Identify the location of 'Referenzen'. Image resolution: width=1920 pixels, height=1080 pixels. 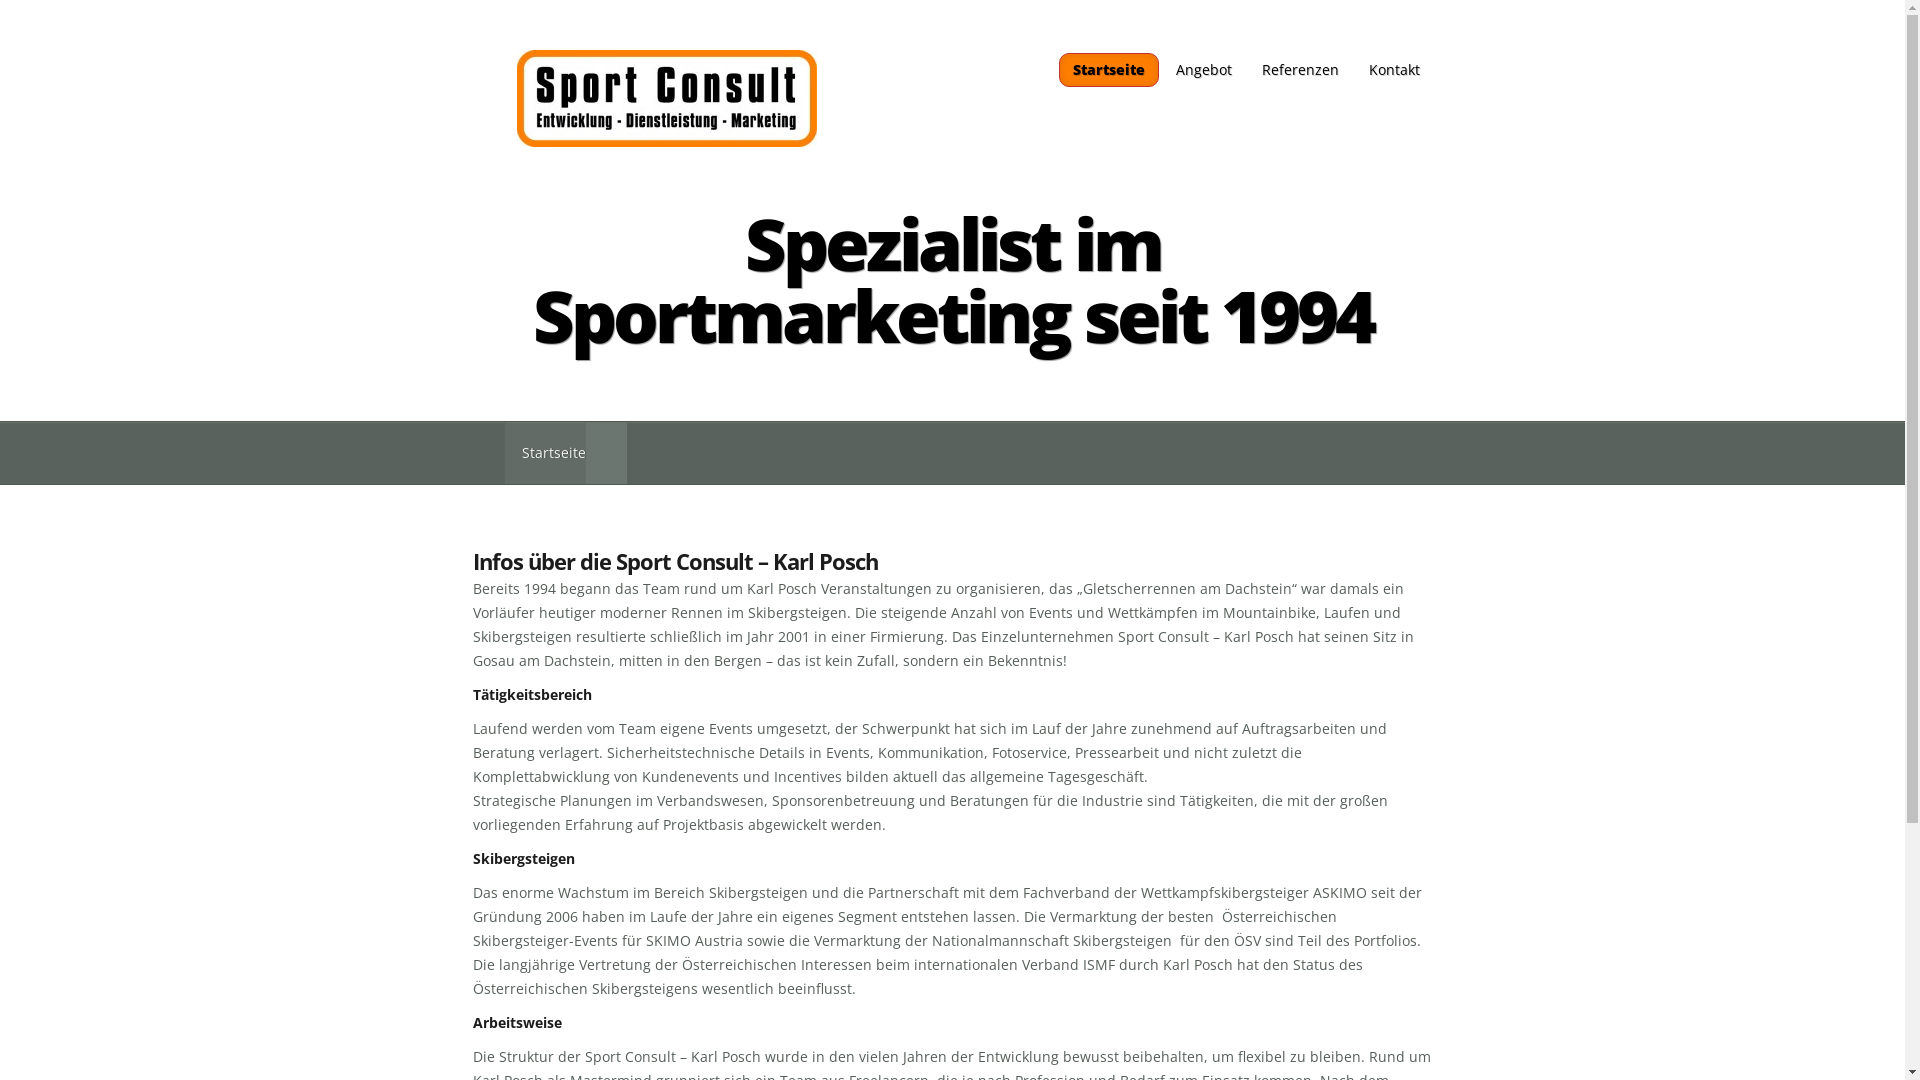
(1299, 68).